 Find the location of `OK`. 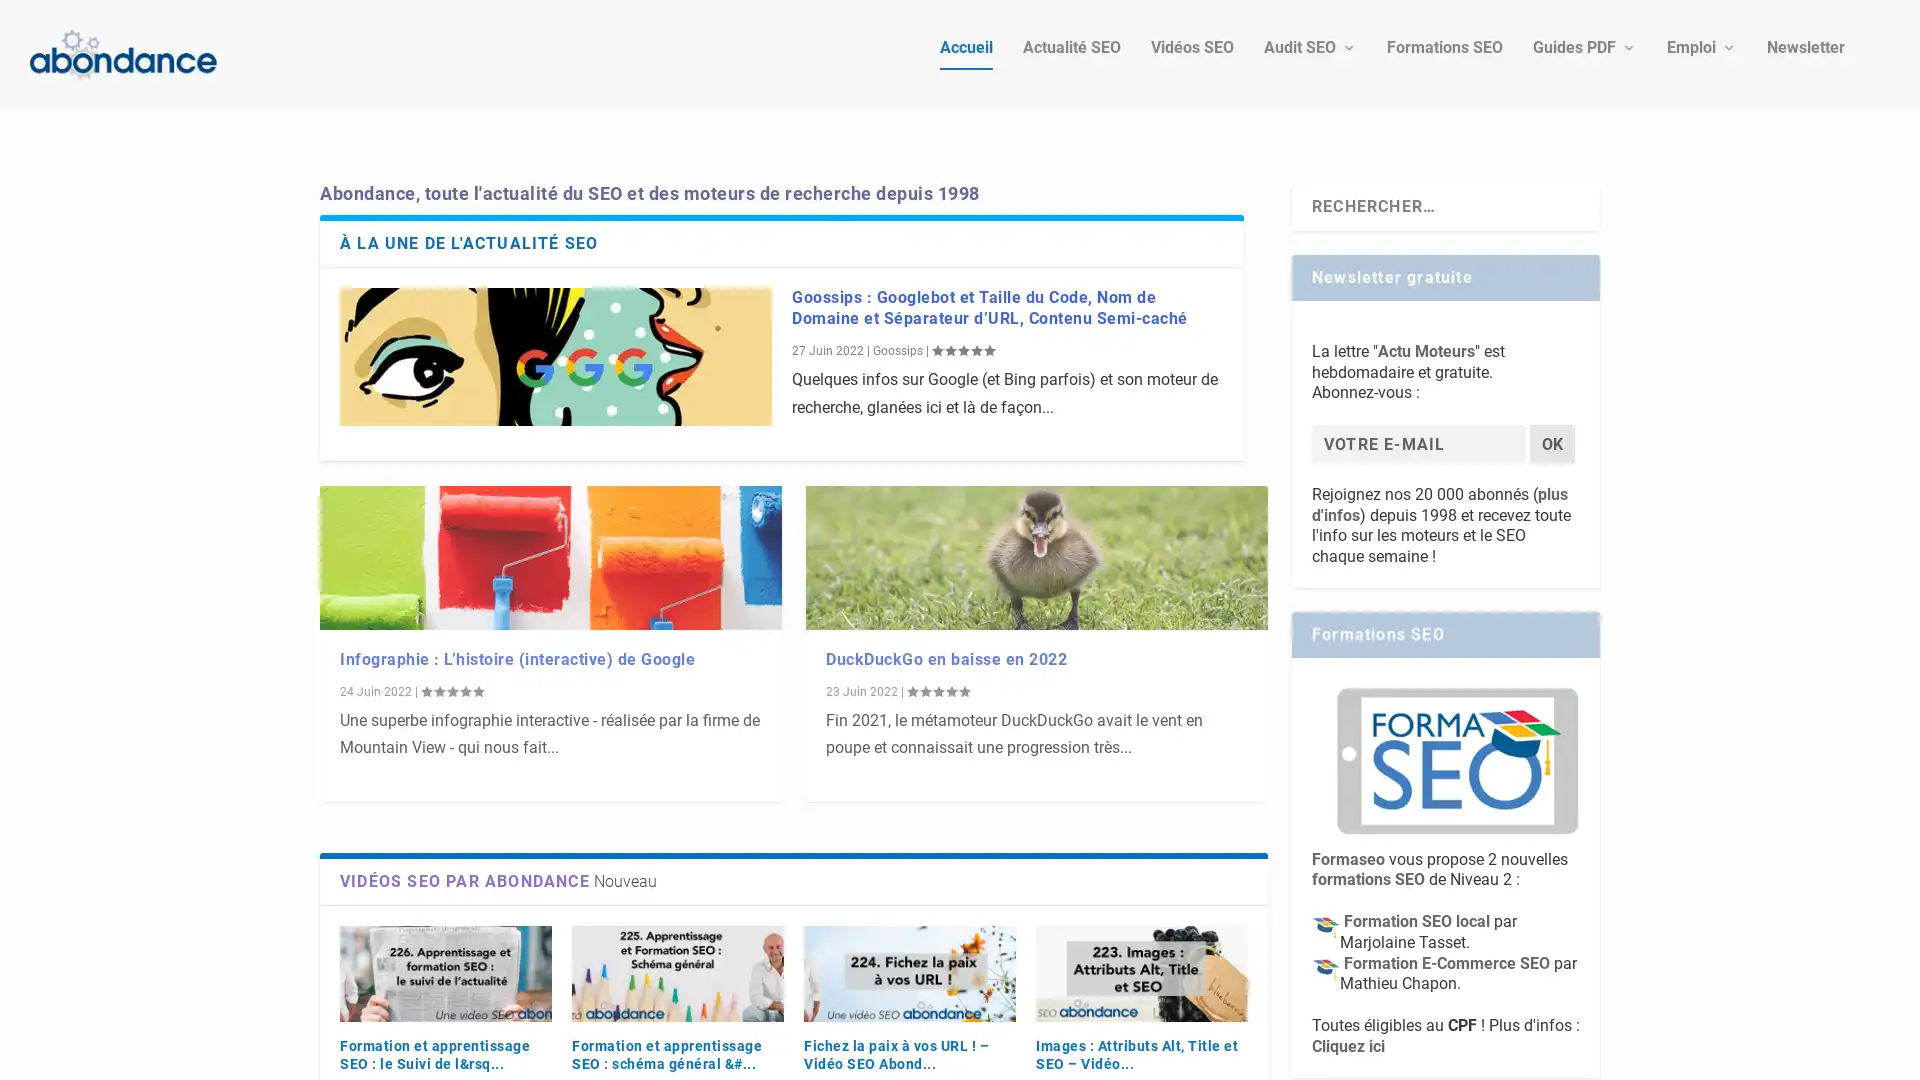

OK is located at coordinates (1551, 410).